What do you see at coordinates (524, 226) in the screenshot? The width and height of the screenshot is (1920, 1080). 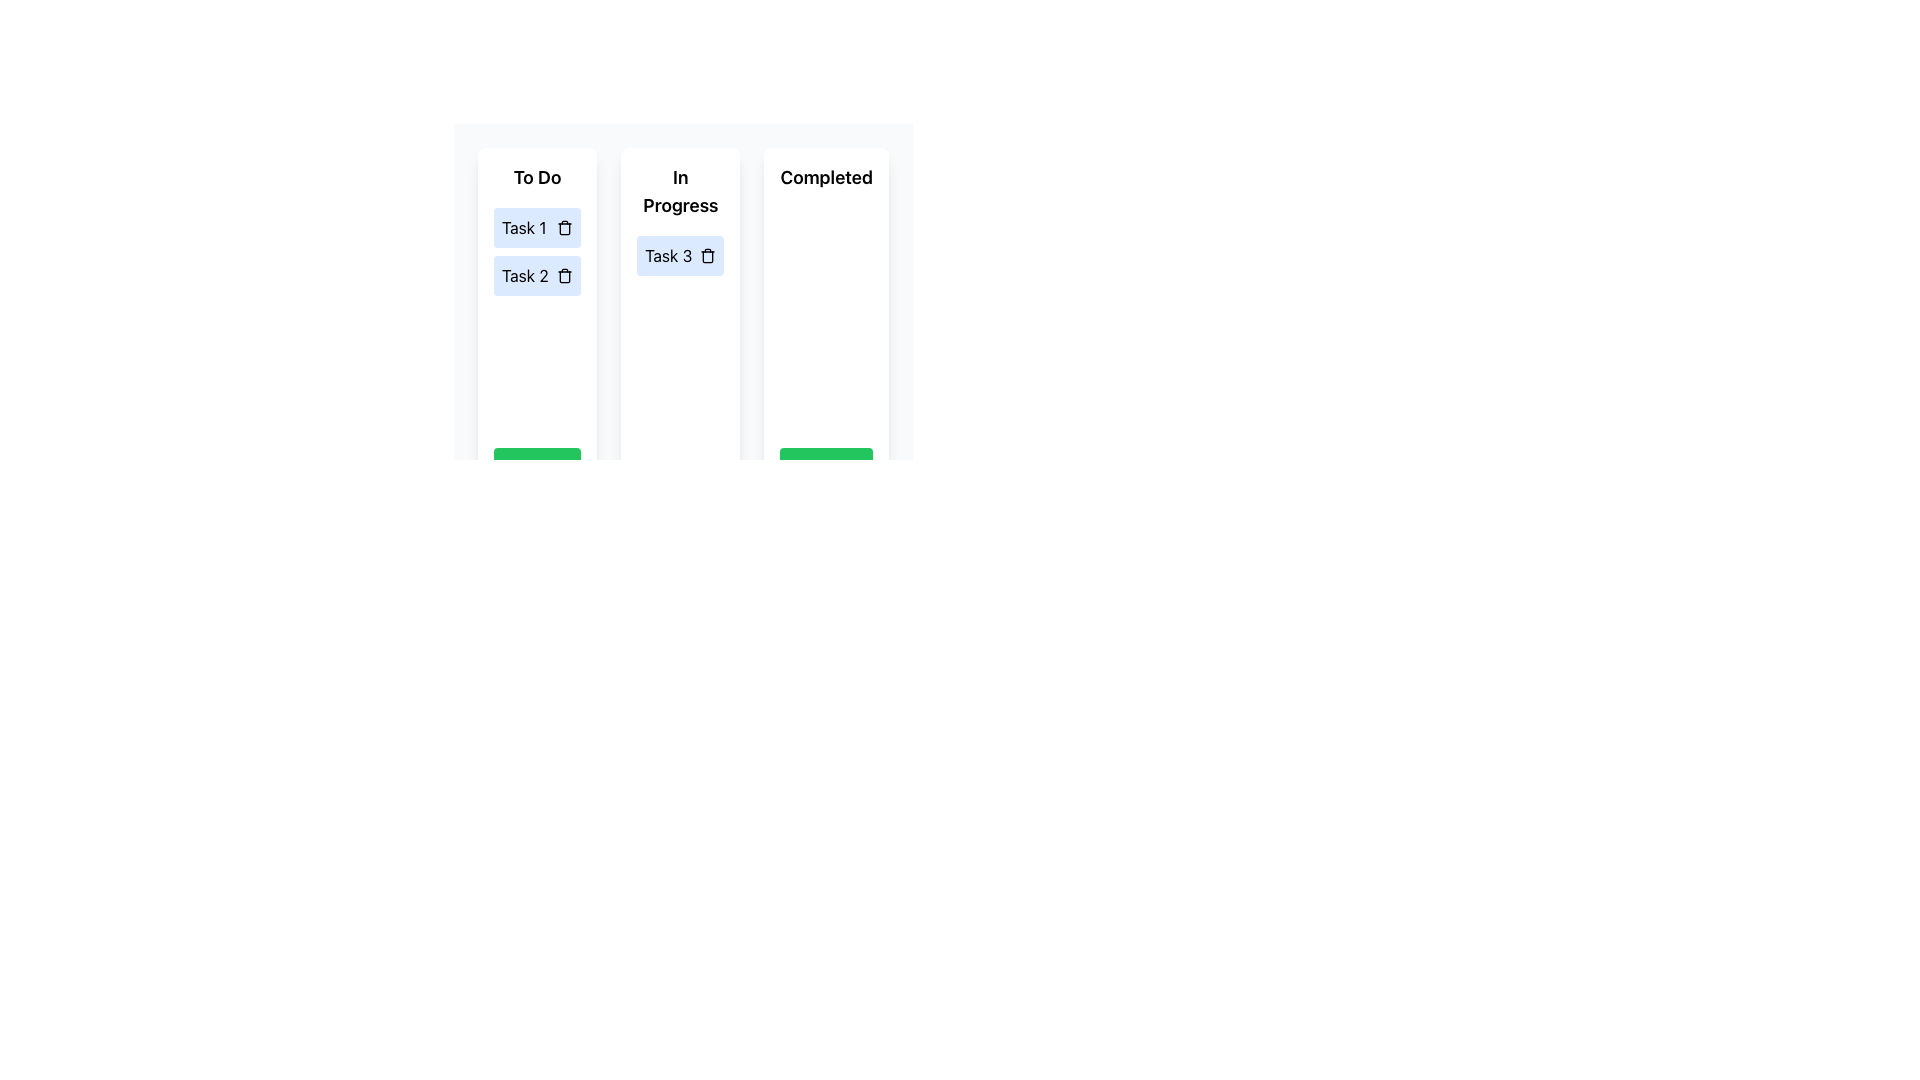 I see `the text label 'Task 1' which is displayed in black font on a light blue background within the 'To Do' column in the topmost task cell` at bounding box center [524, 226].